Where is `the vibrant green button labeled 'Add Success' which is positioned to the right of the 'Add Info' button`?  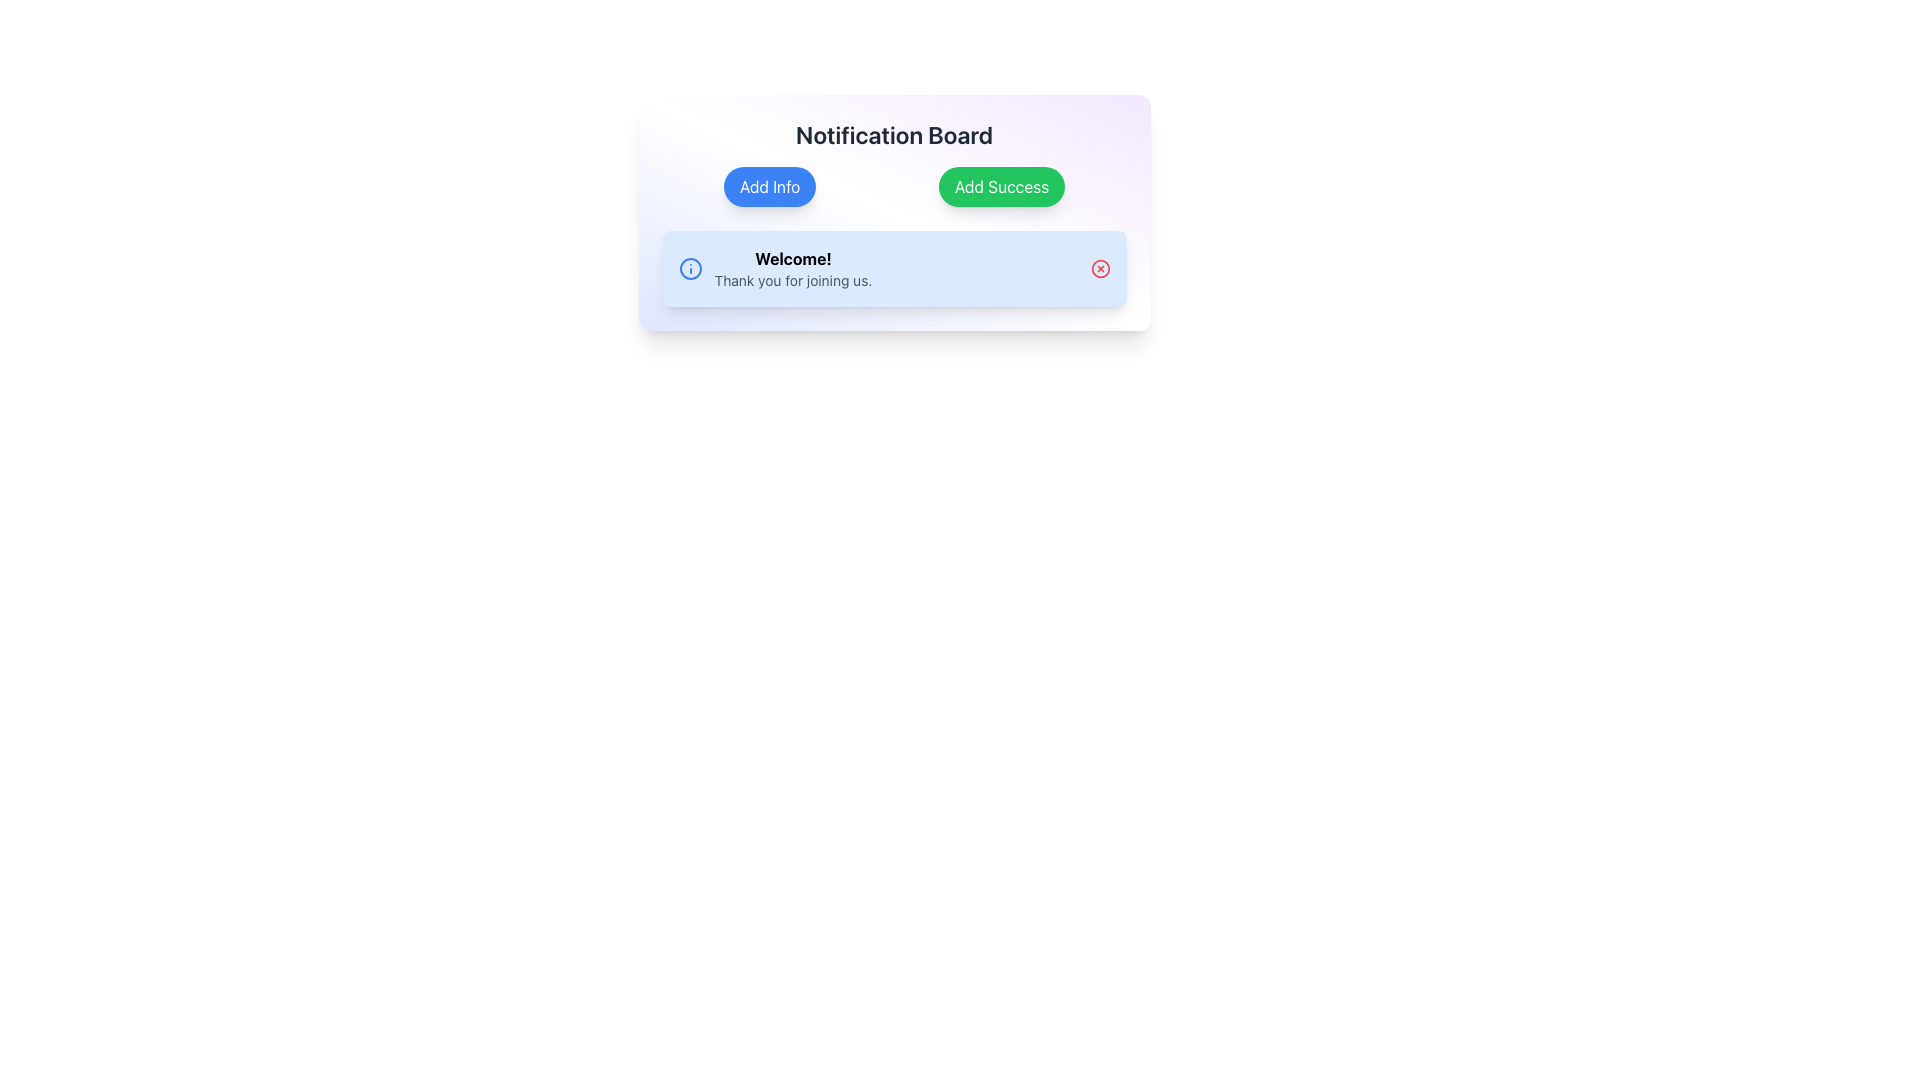 the vibrant green button labeled 'Add Success' which is positioned to the right of the 'Add Info' button is located at coordinates (1002, 186).